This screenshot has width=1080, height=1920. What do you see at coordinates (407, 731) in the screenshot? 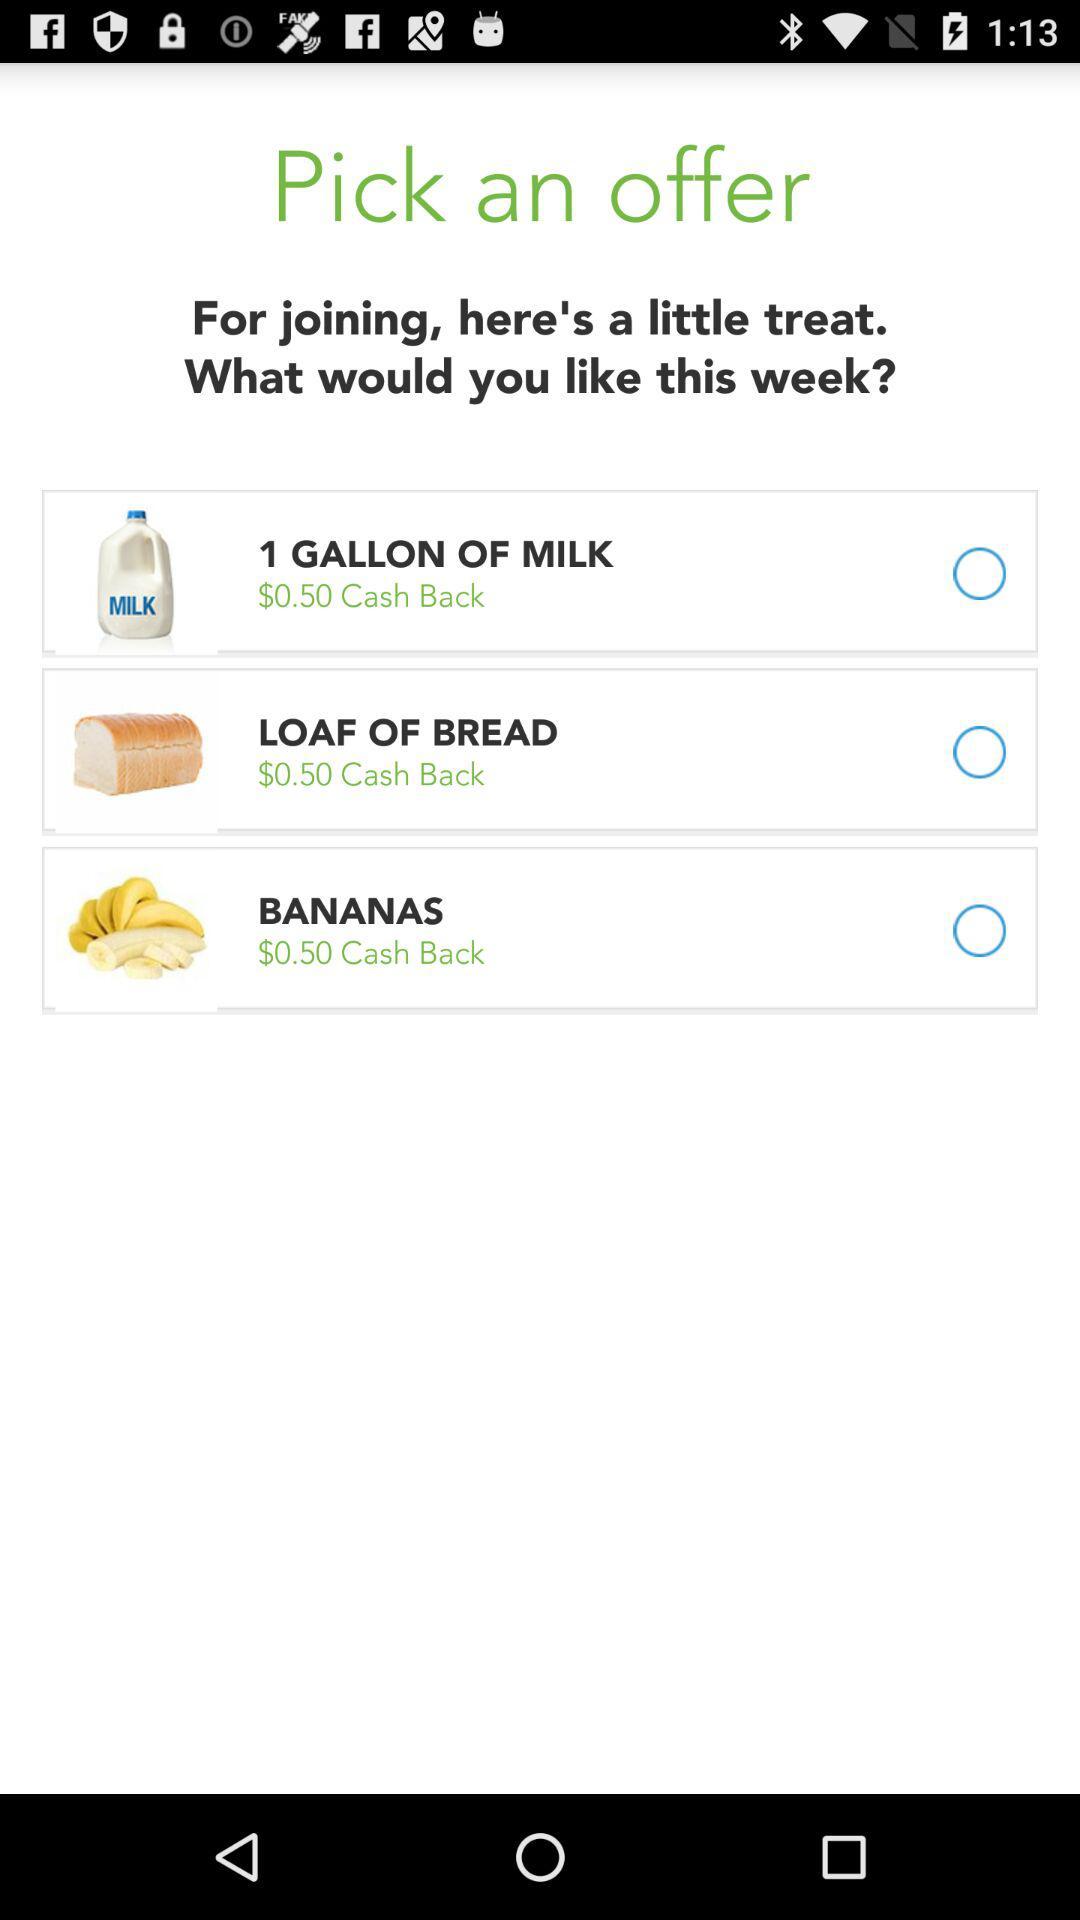
I see `the loaf of bread icon` at bounding box center [407, 731].